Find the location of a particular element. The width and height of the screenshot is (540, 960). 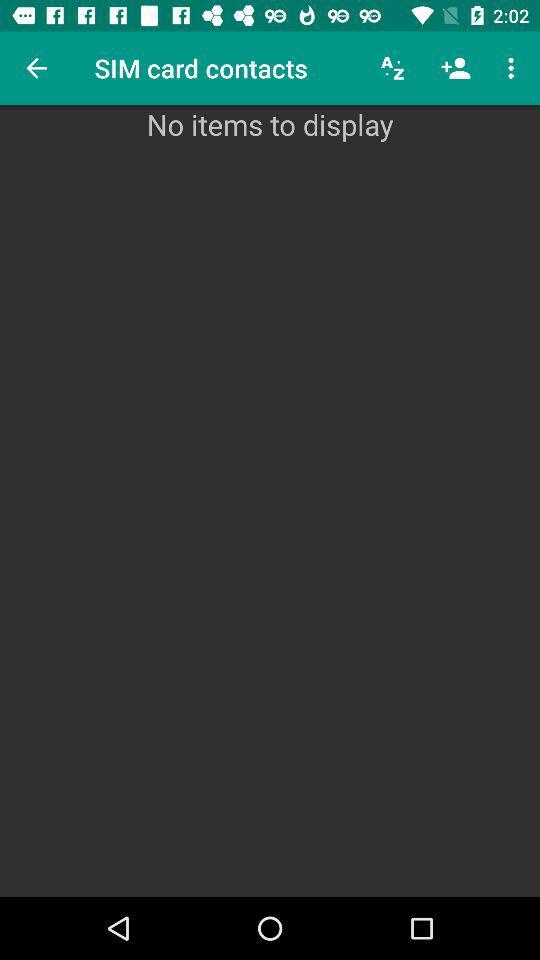

icon above the no items to item is located at coordinates (393, 68).